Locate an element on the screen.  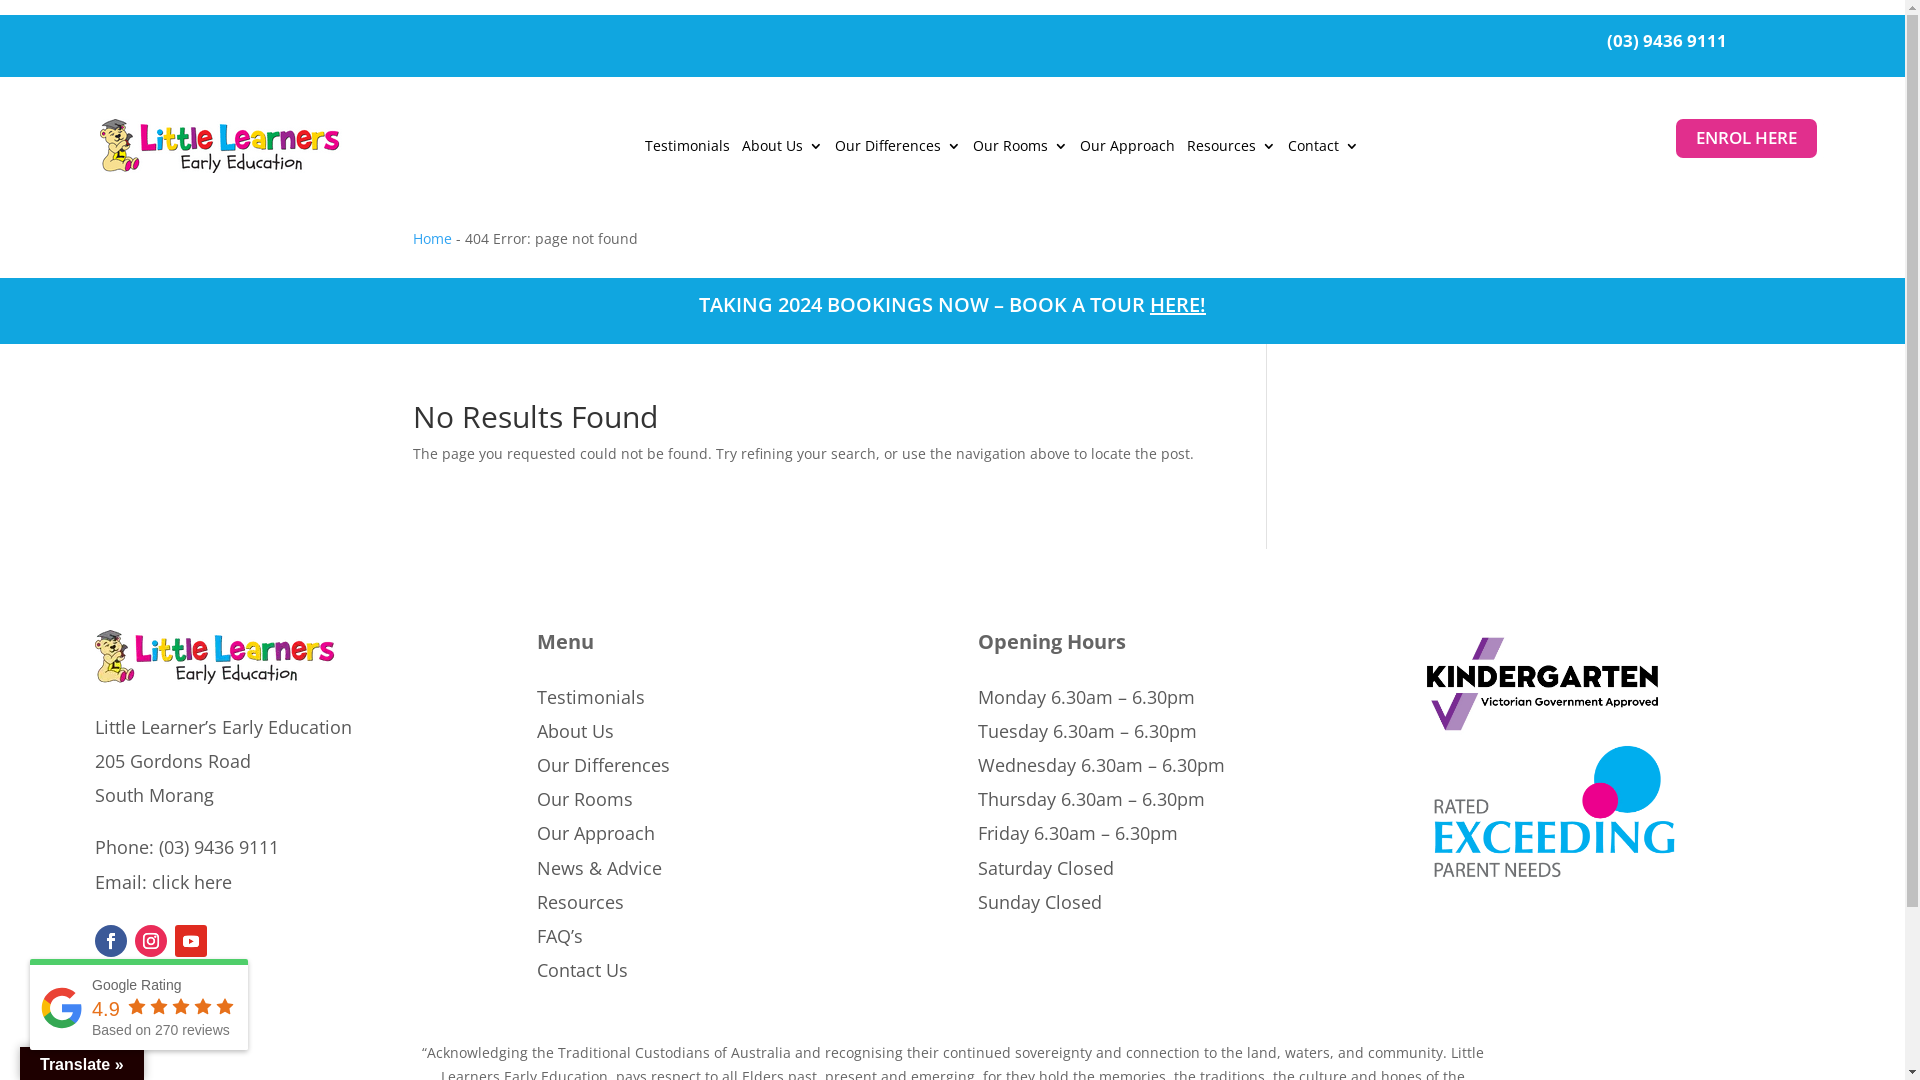
'Contact' is located at coordinates (1323, 149).